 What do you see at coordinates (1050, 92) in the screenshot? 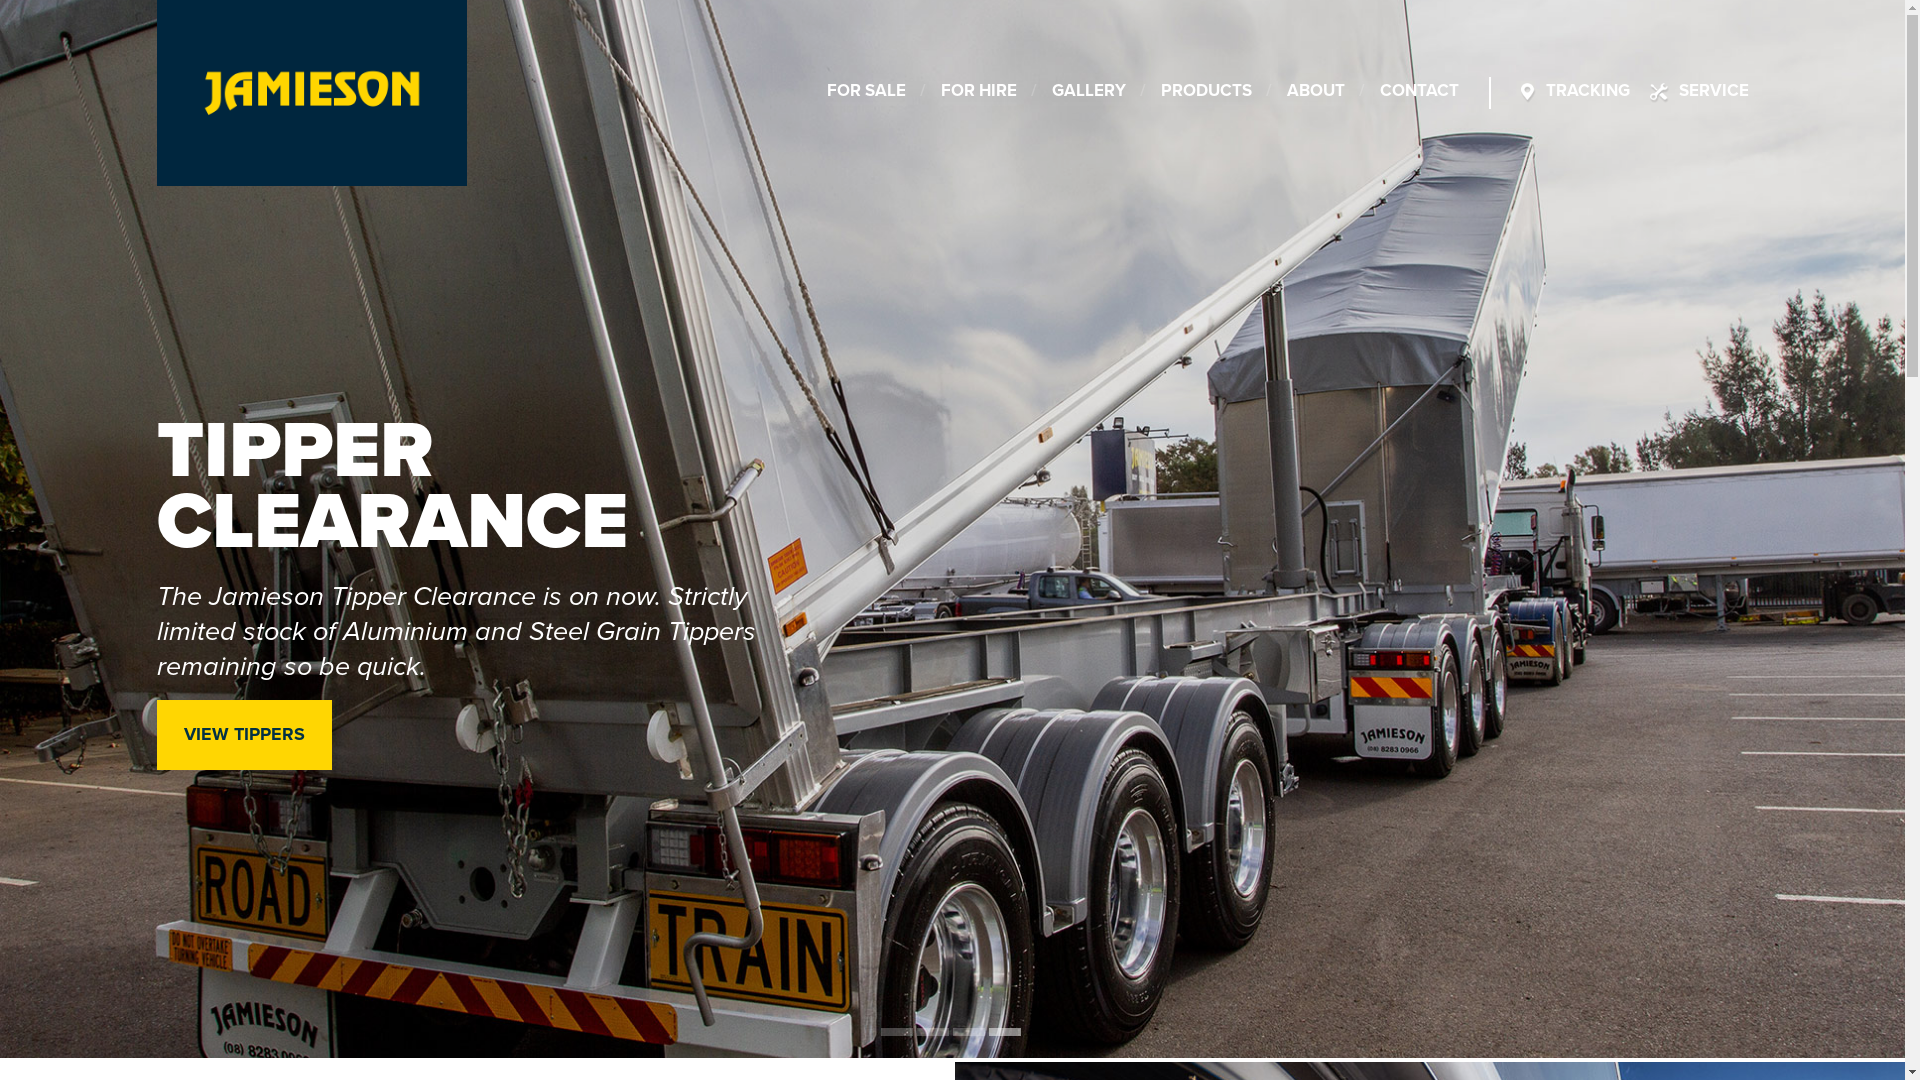
I see `'GALLERY'` at bounding box center [1050, 92].